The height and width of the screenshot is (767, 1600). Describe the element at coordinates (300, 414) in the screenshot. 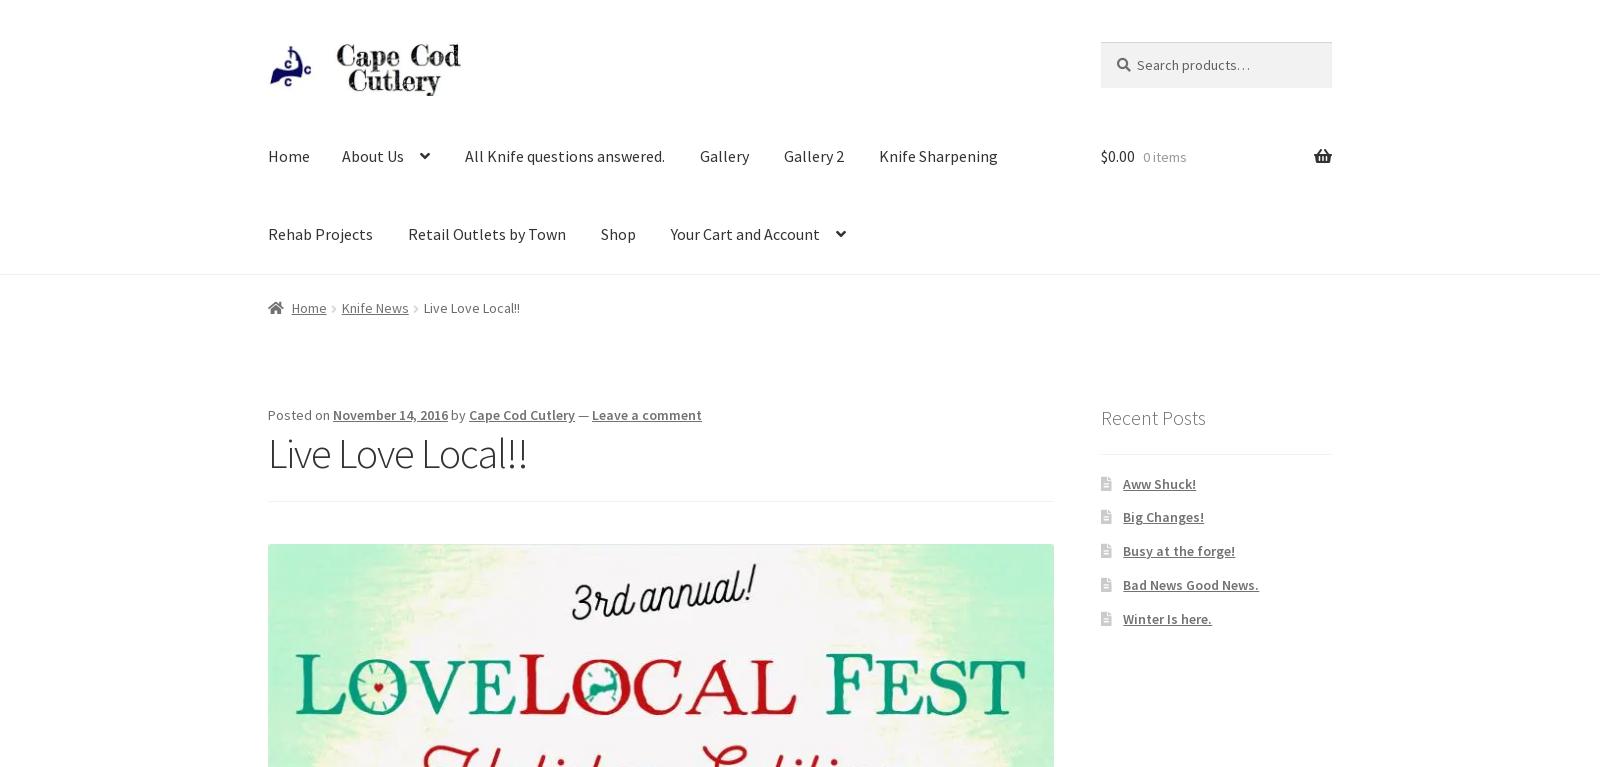

I see `'Posted on'` at that location.